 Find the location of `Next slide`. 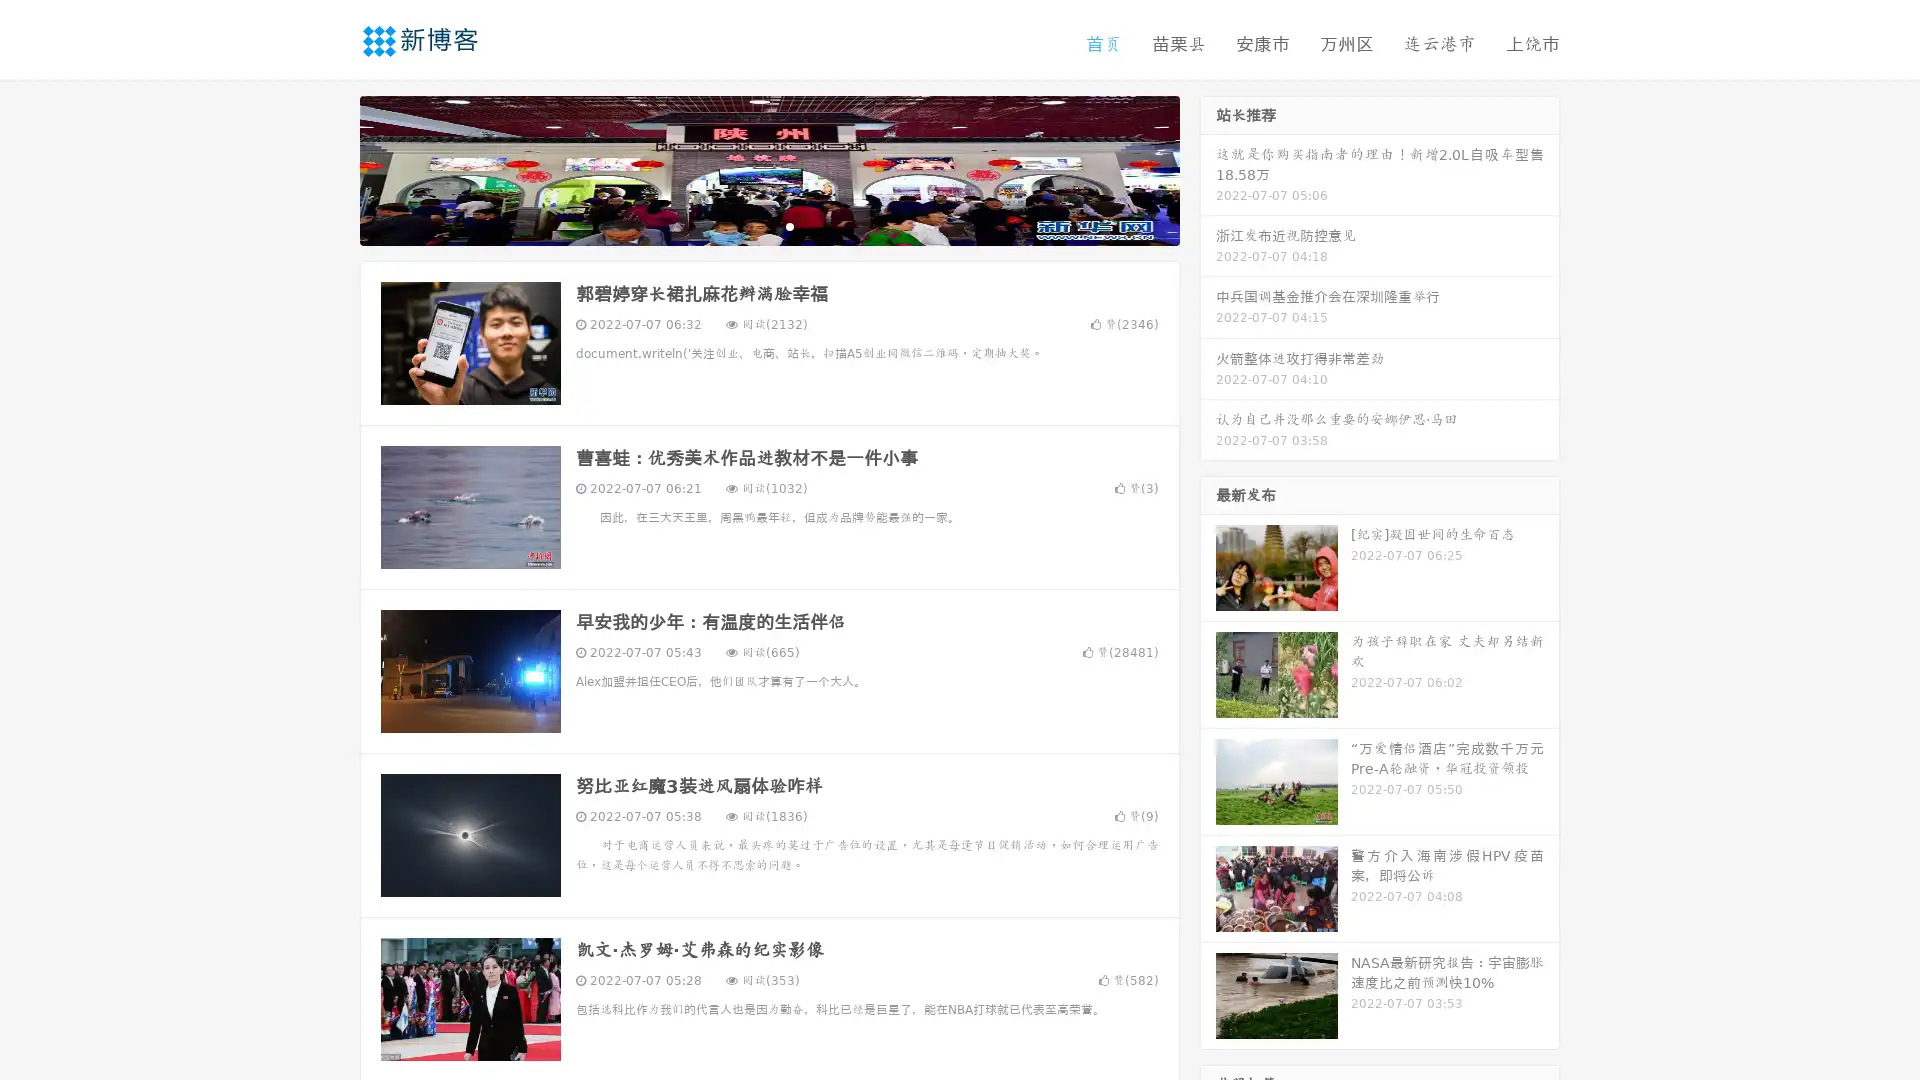

Next slide is located at coordinates (1208, 168).